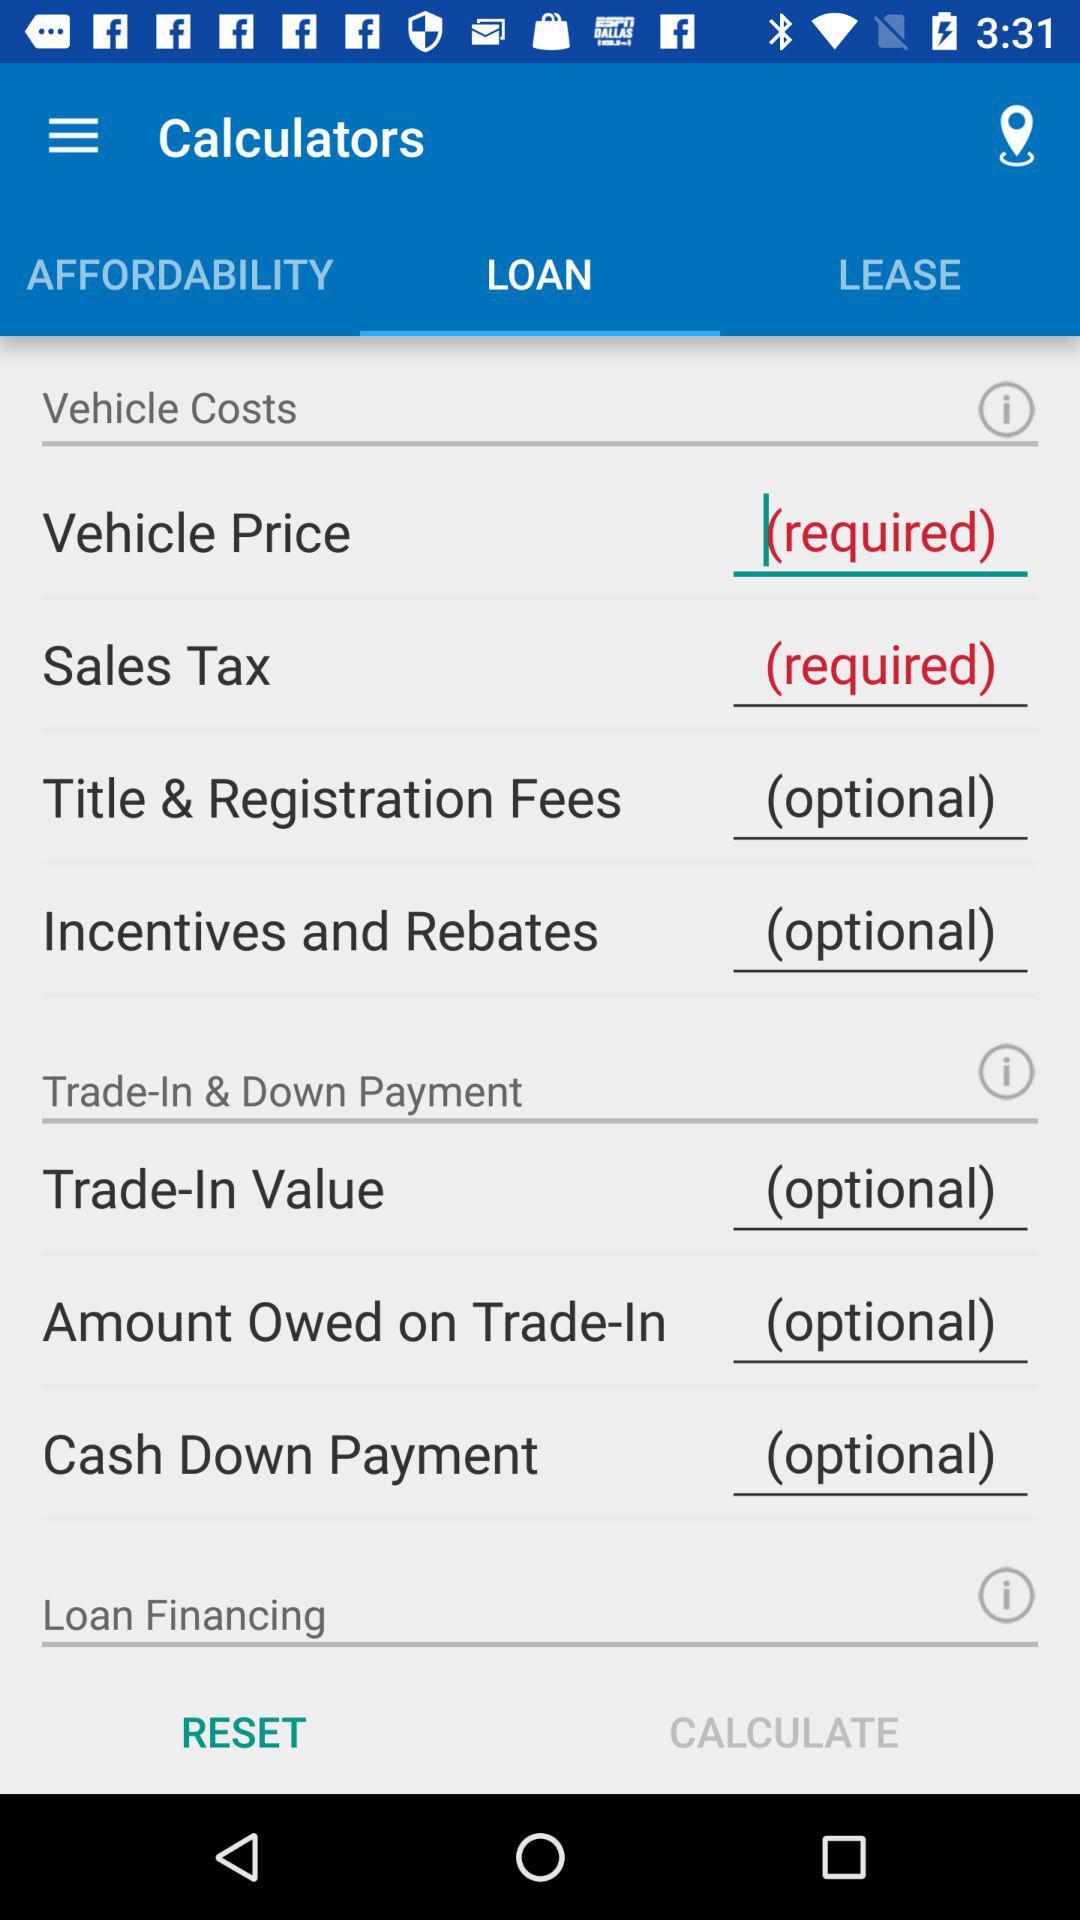 Image resolution: width=1080 pixels, height=1920 pixels. What do you see at coordinates (879, 1320) in the screenshot?
I see `insert value` at bounding box center [879, 1320].